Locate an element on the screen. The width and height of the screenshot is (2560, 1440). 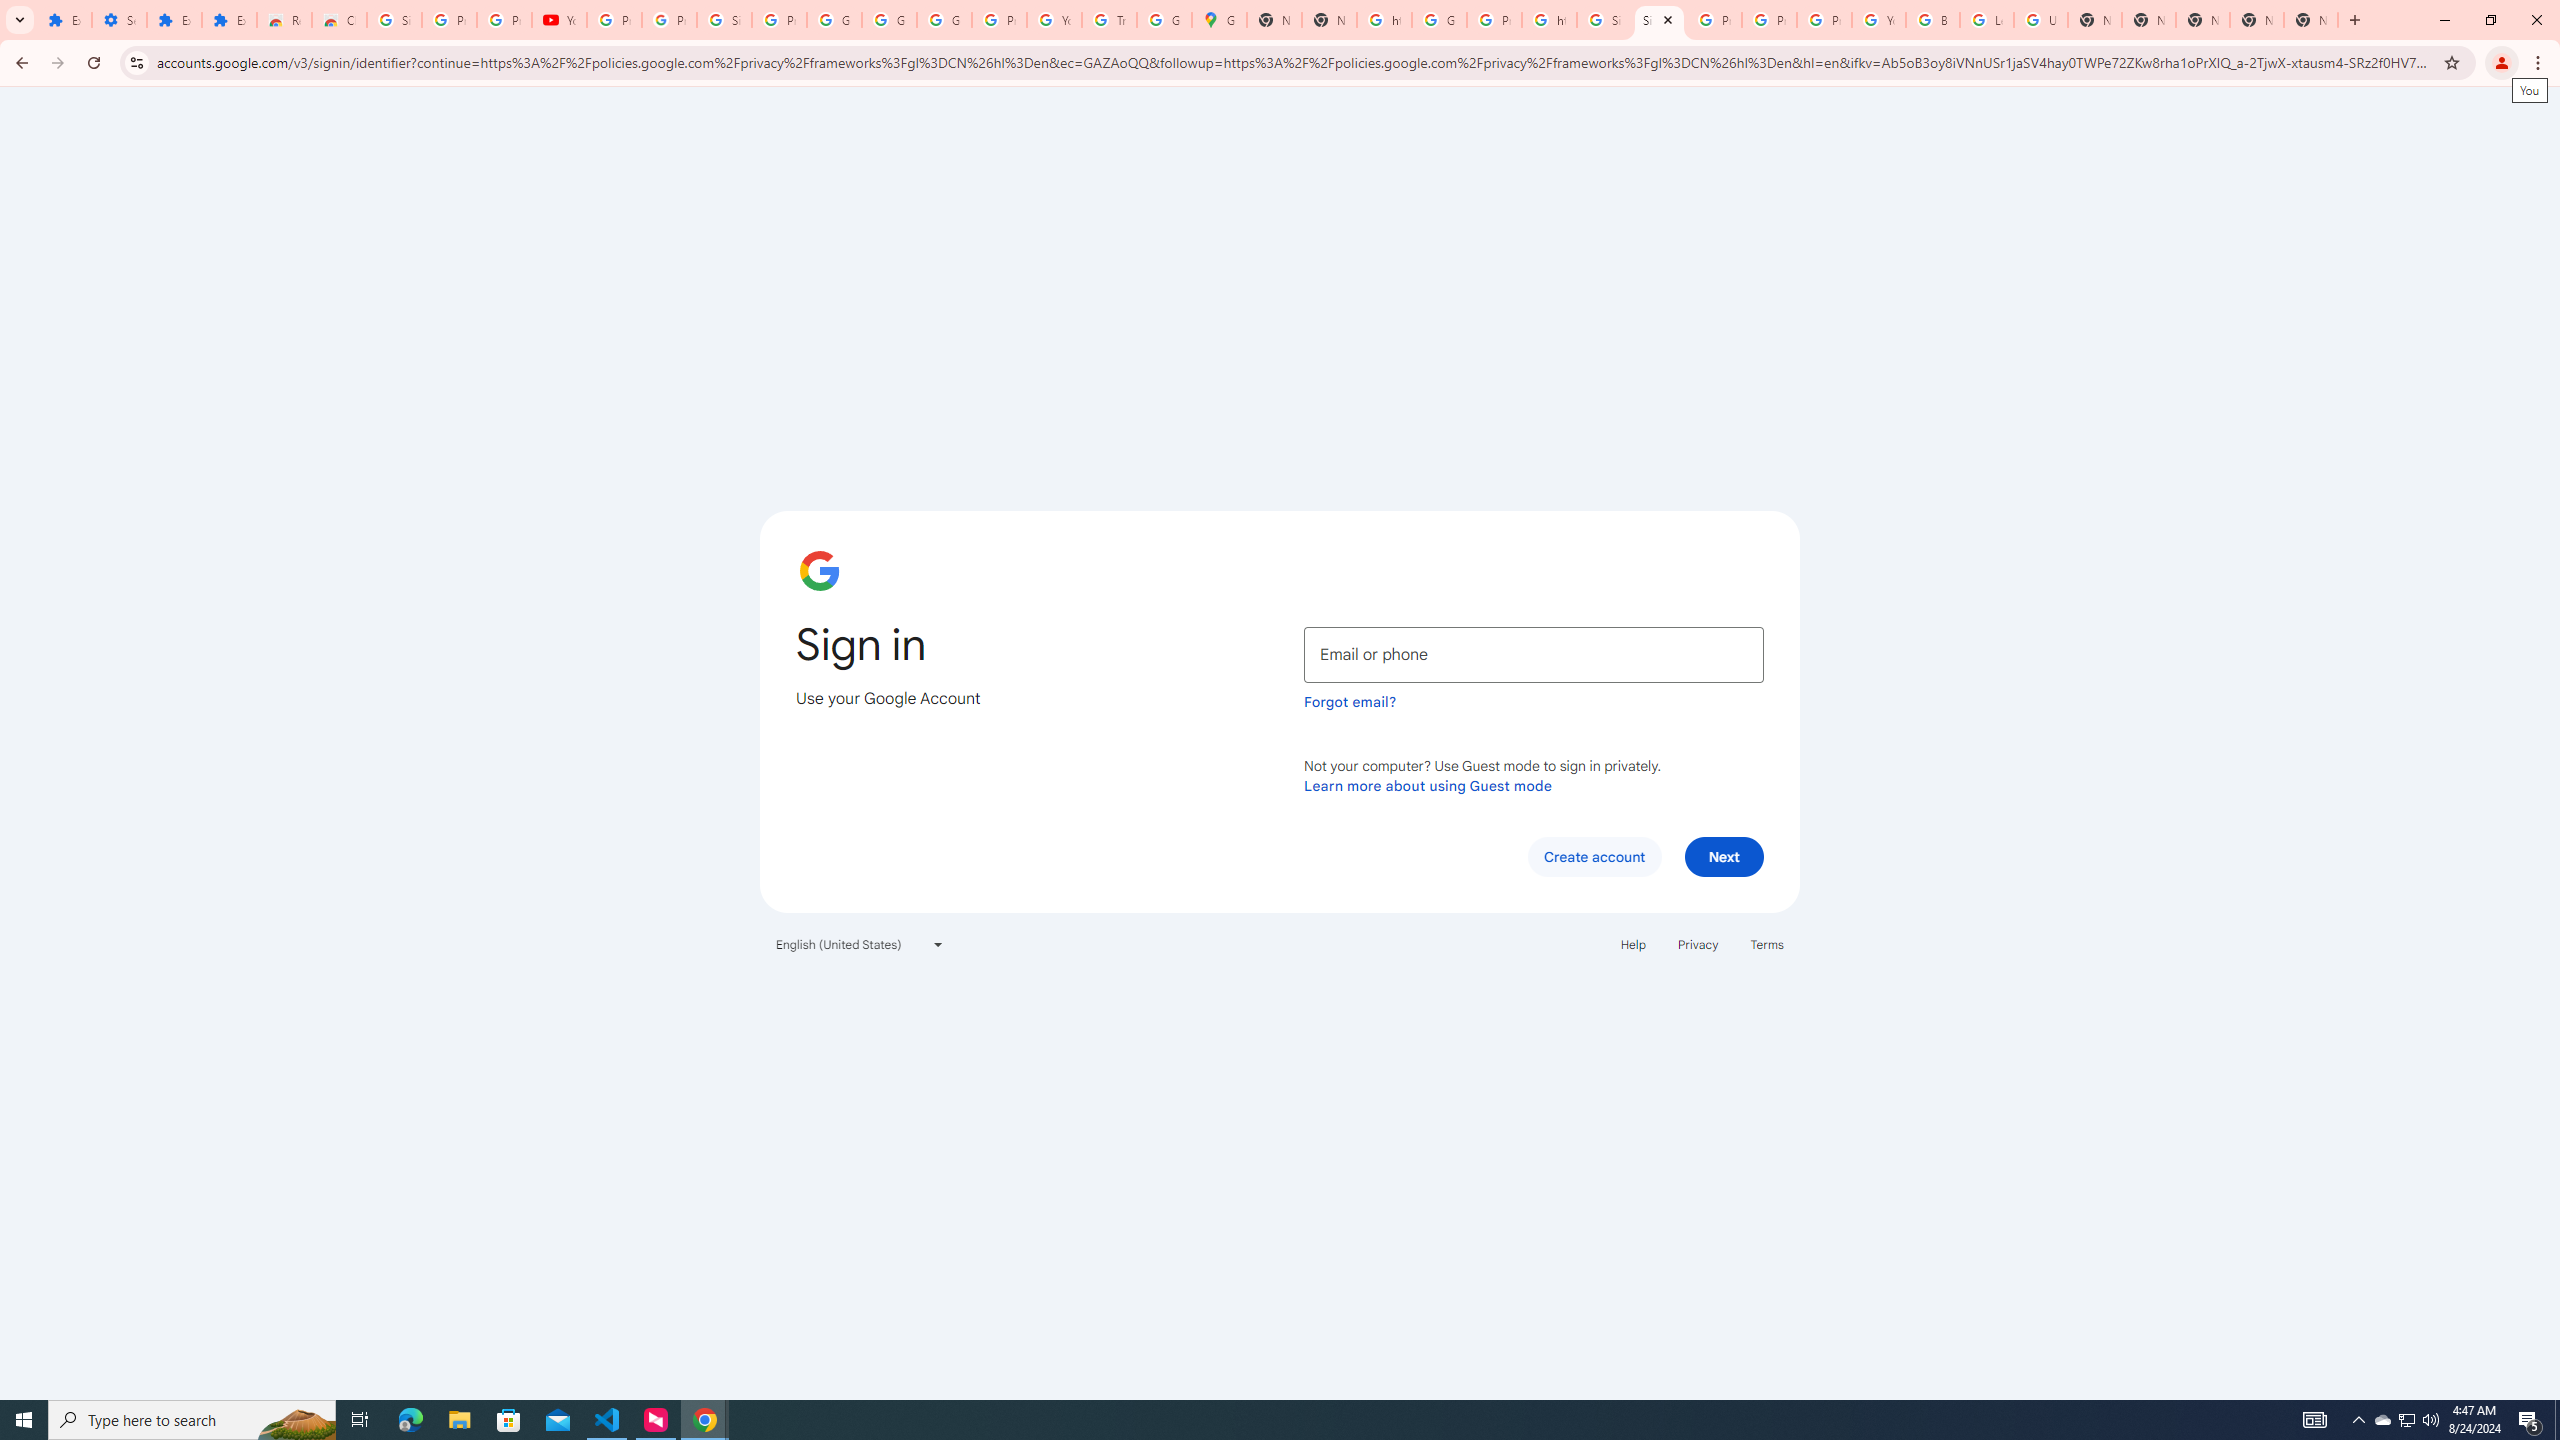
'Reviews: Helix Fruit Jump Arcade Game' is located at coordinates (284, 19).